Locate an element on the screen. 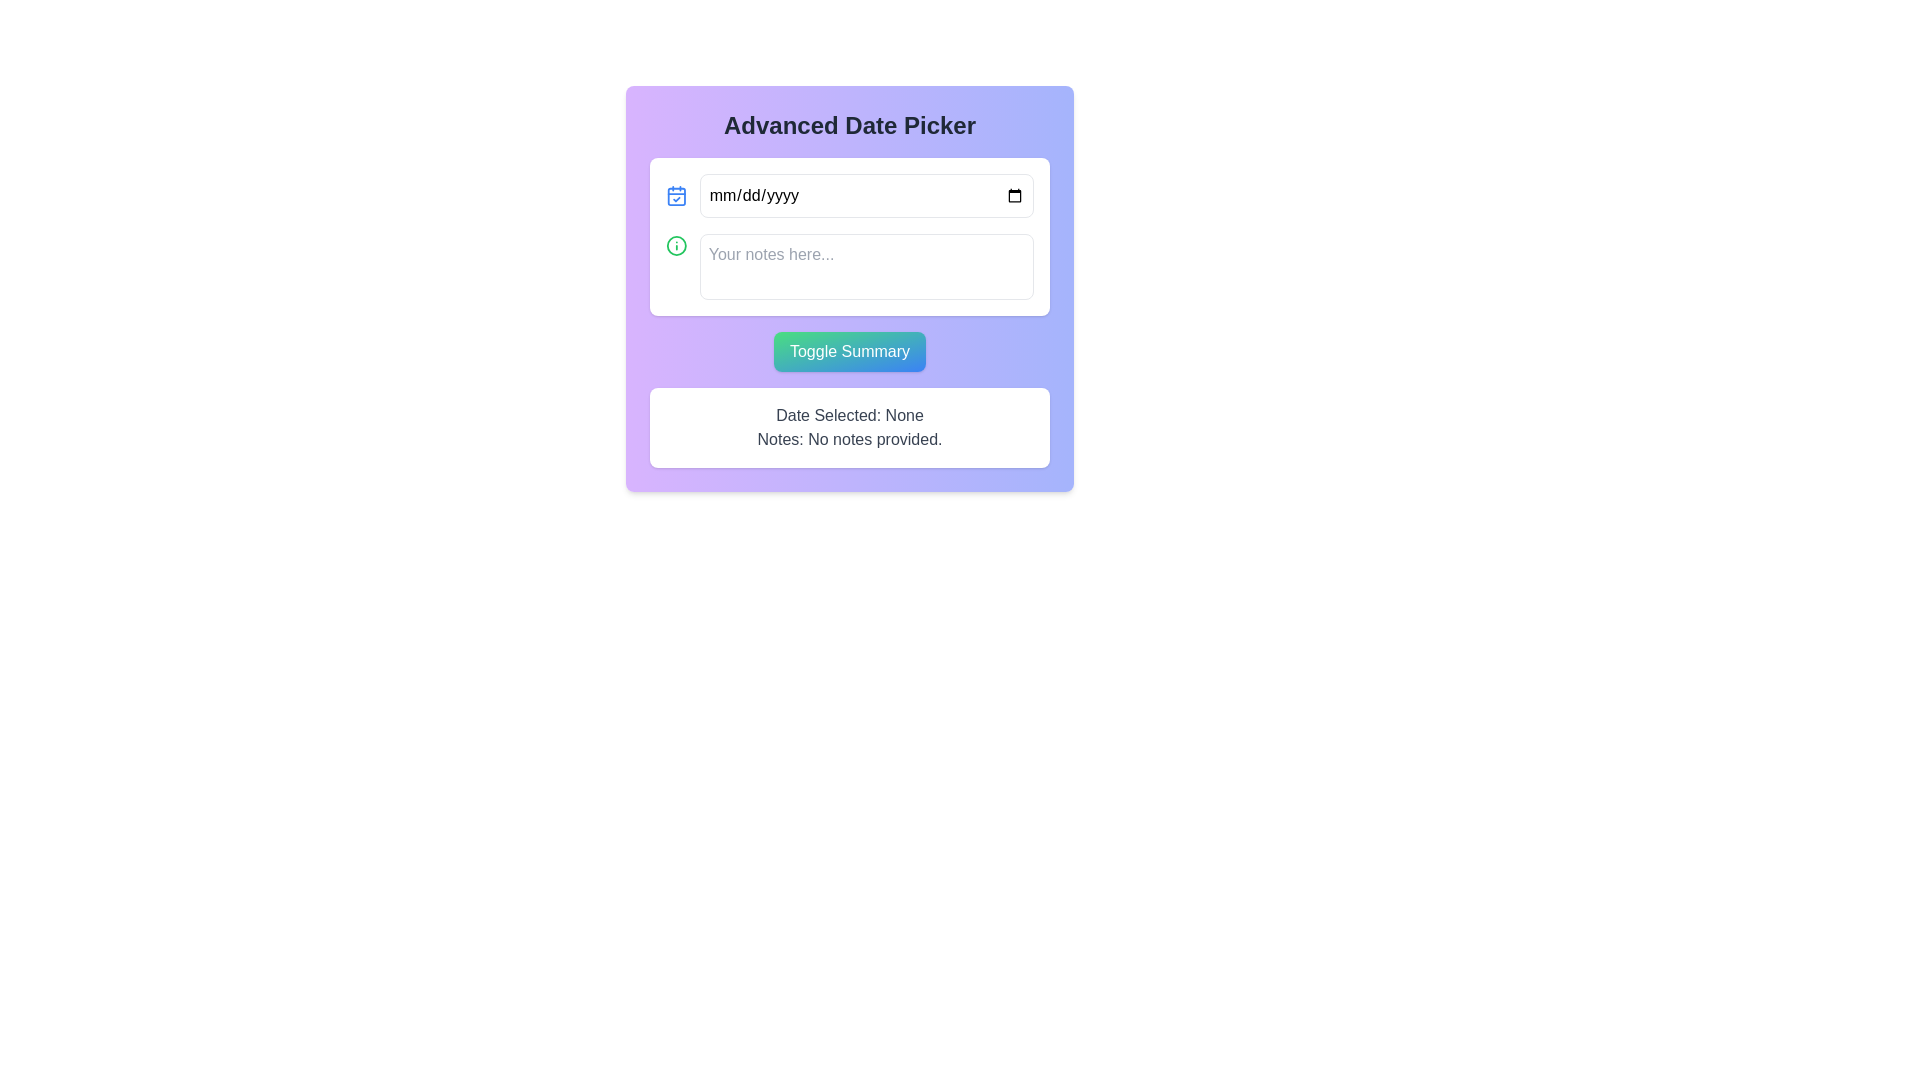  the text label displaying 'Notes: No notes provided.' which is styled in gray and located below 'Date Selected: None' is located at coordinates (849, 438).